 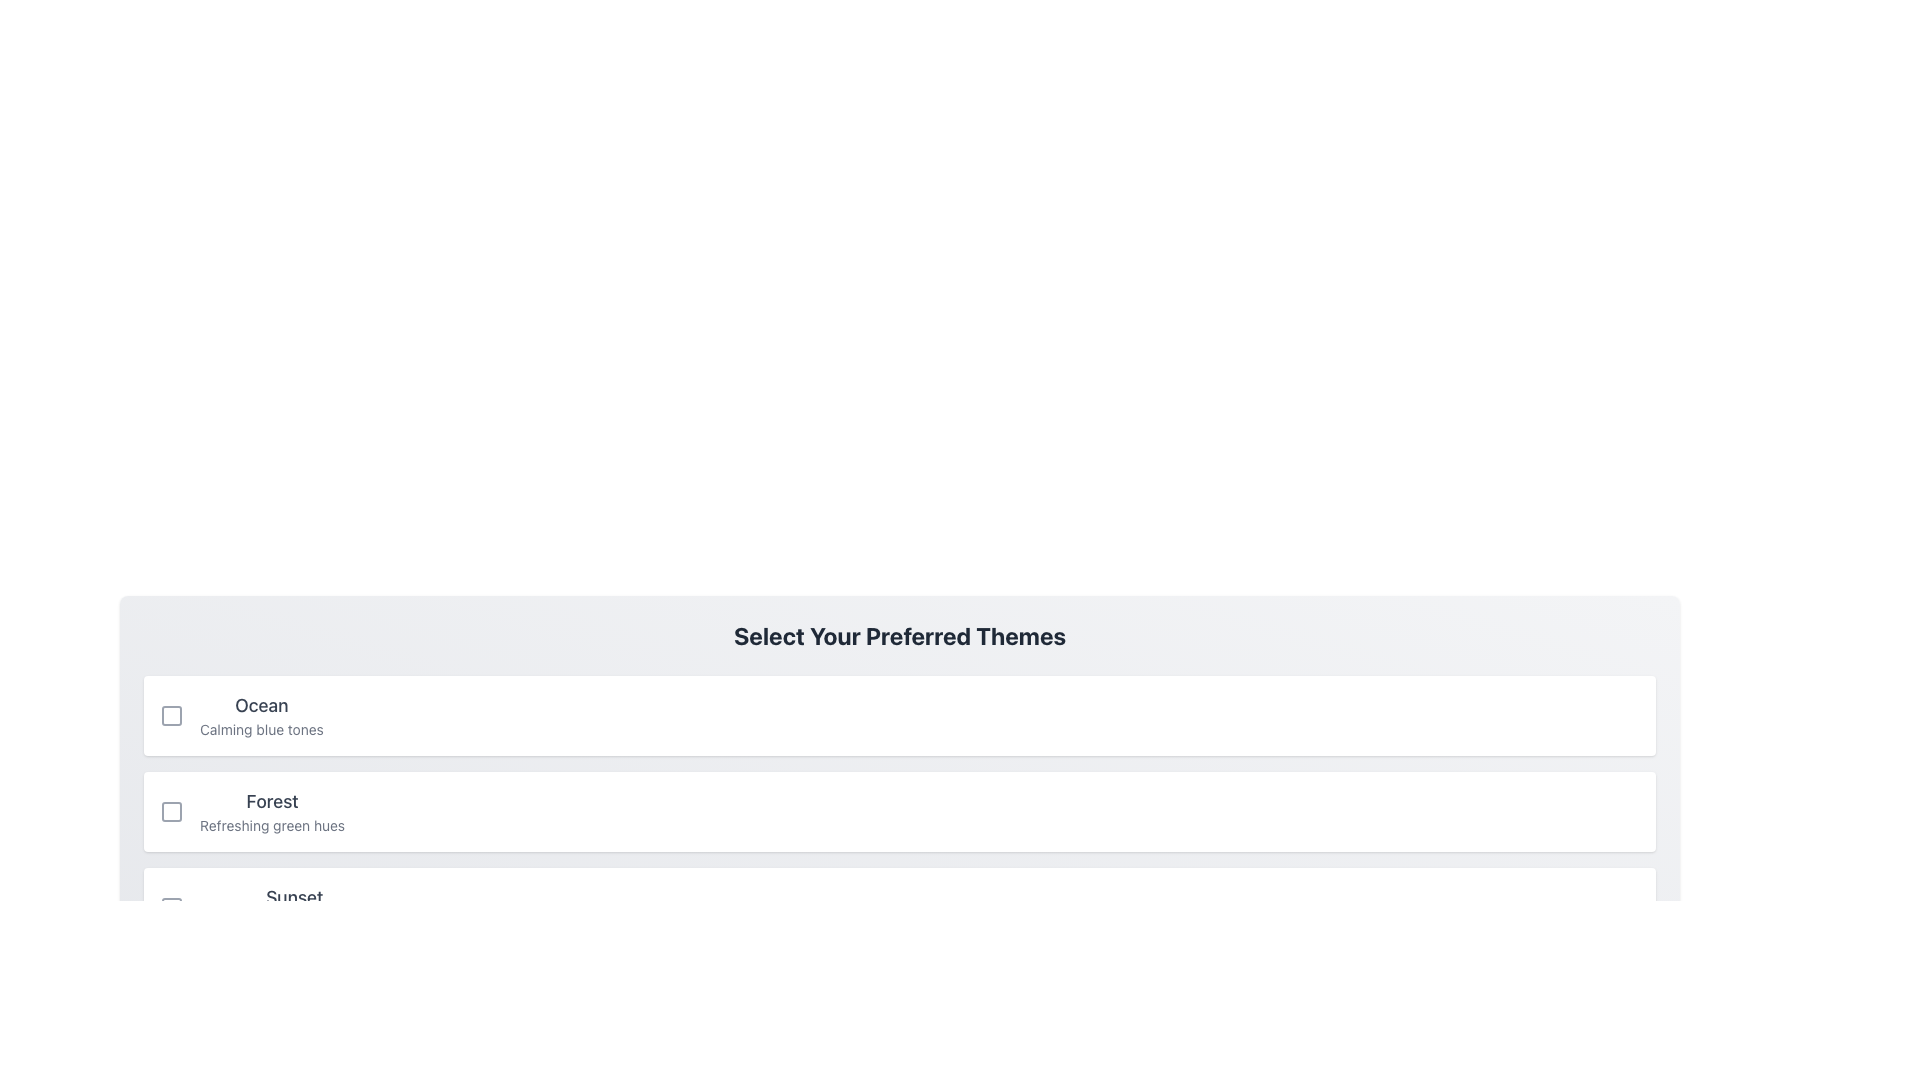 I want to click on the checkbox for the 'Forest' theme option in the selectable list, so click(x=899, y=812).